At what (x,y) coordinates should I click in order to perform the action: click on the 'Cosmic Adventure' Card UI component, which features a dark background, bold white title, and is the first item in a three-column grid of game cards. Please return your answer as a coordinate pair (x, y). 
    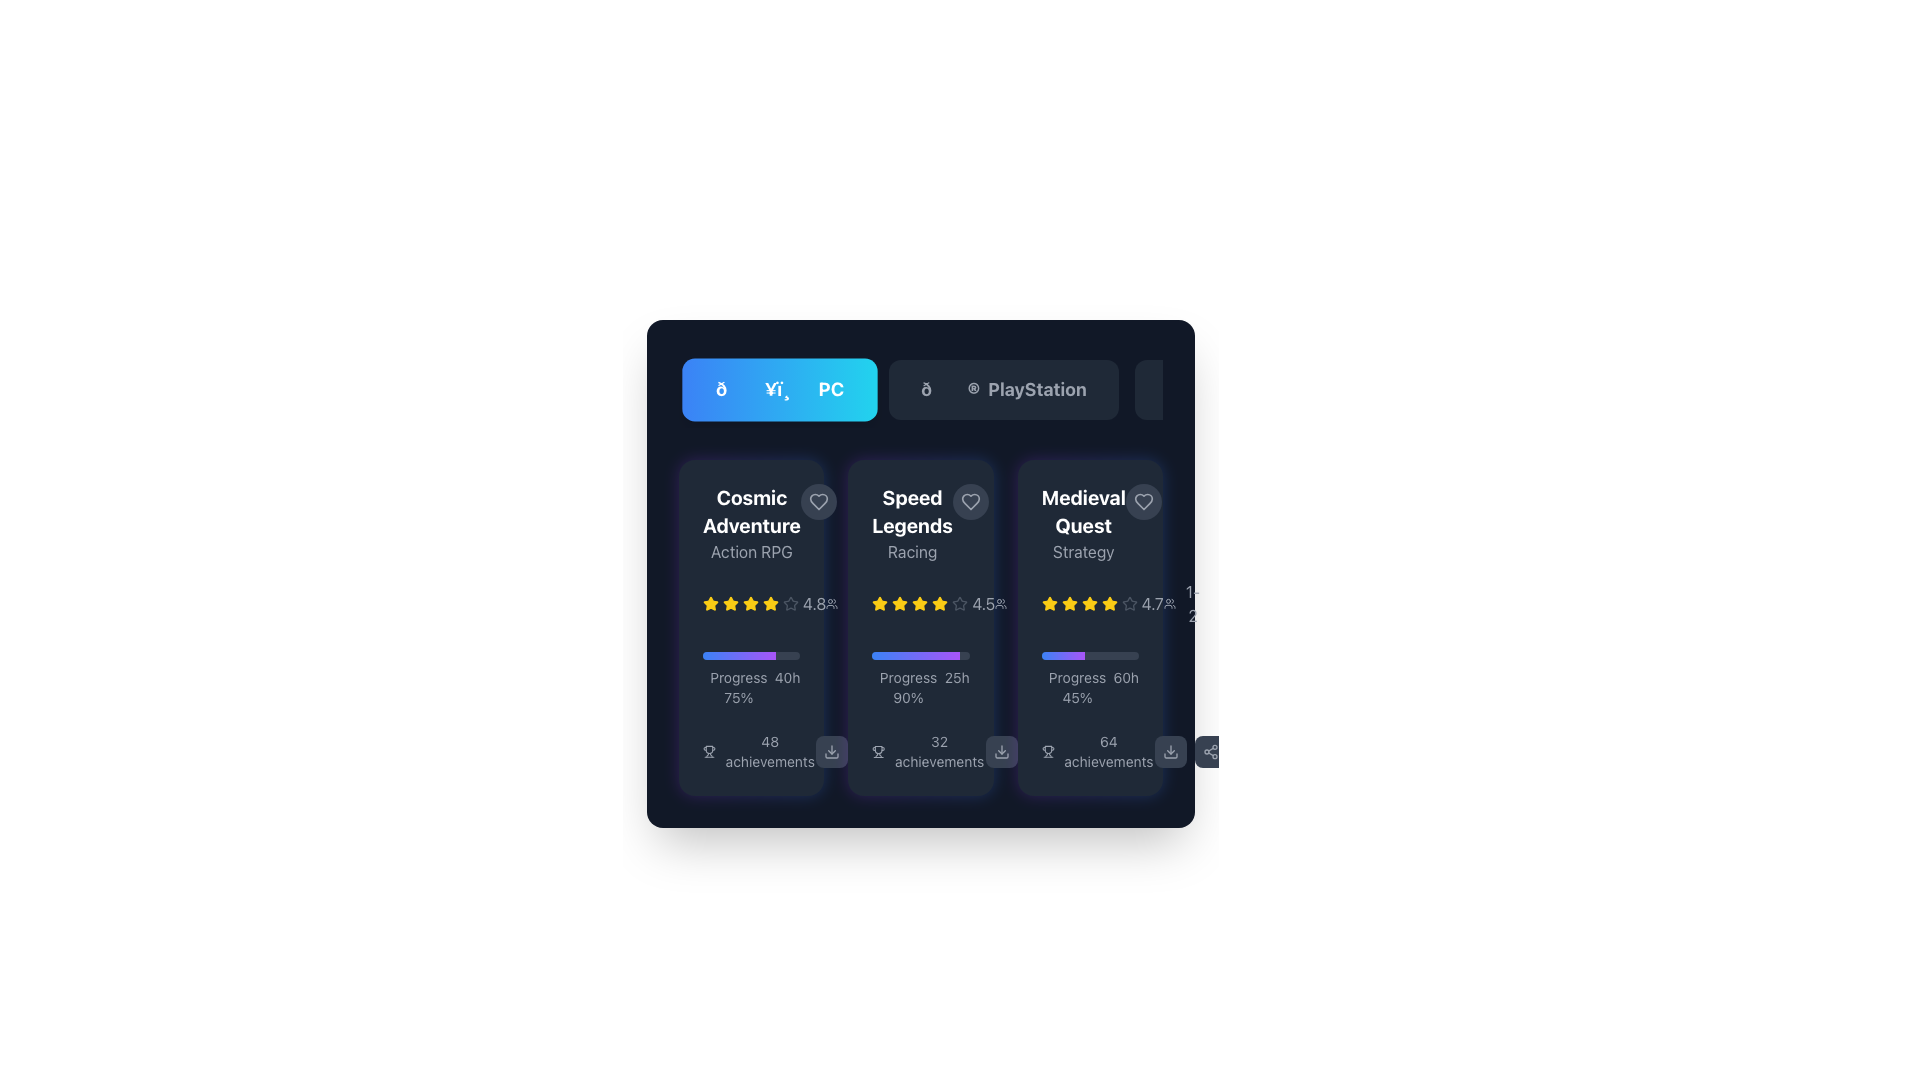
    Looking at the image, I should click on (750, 627).